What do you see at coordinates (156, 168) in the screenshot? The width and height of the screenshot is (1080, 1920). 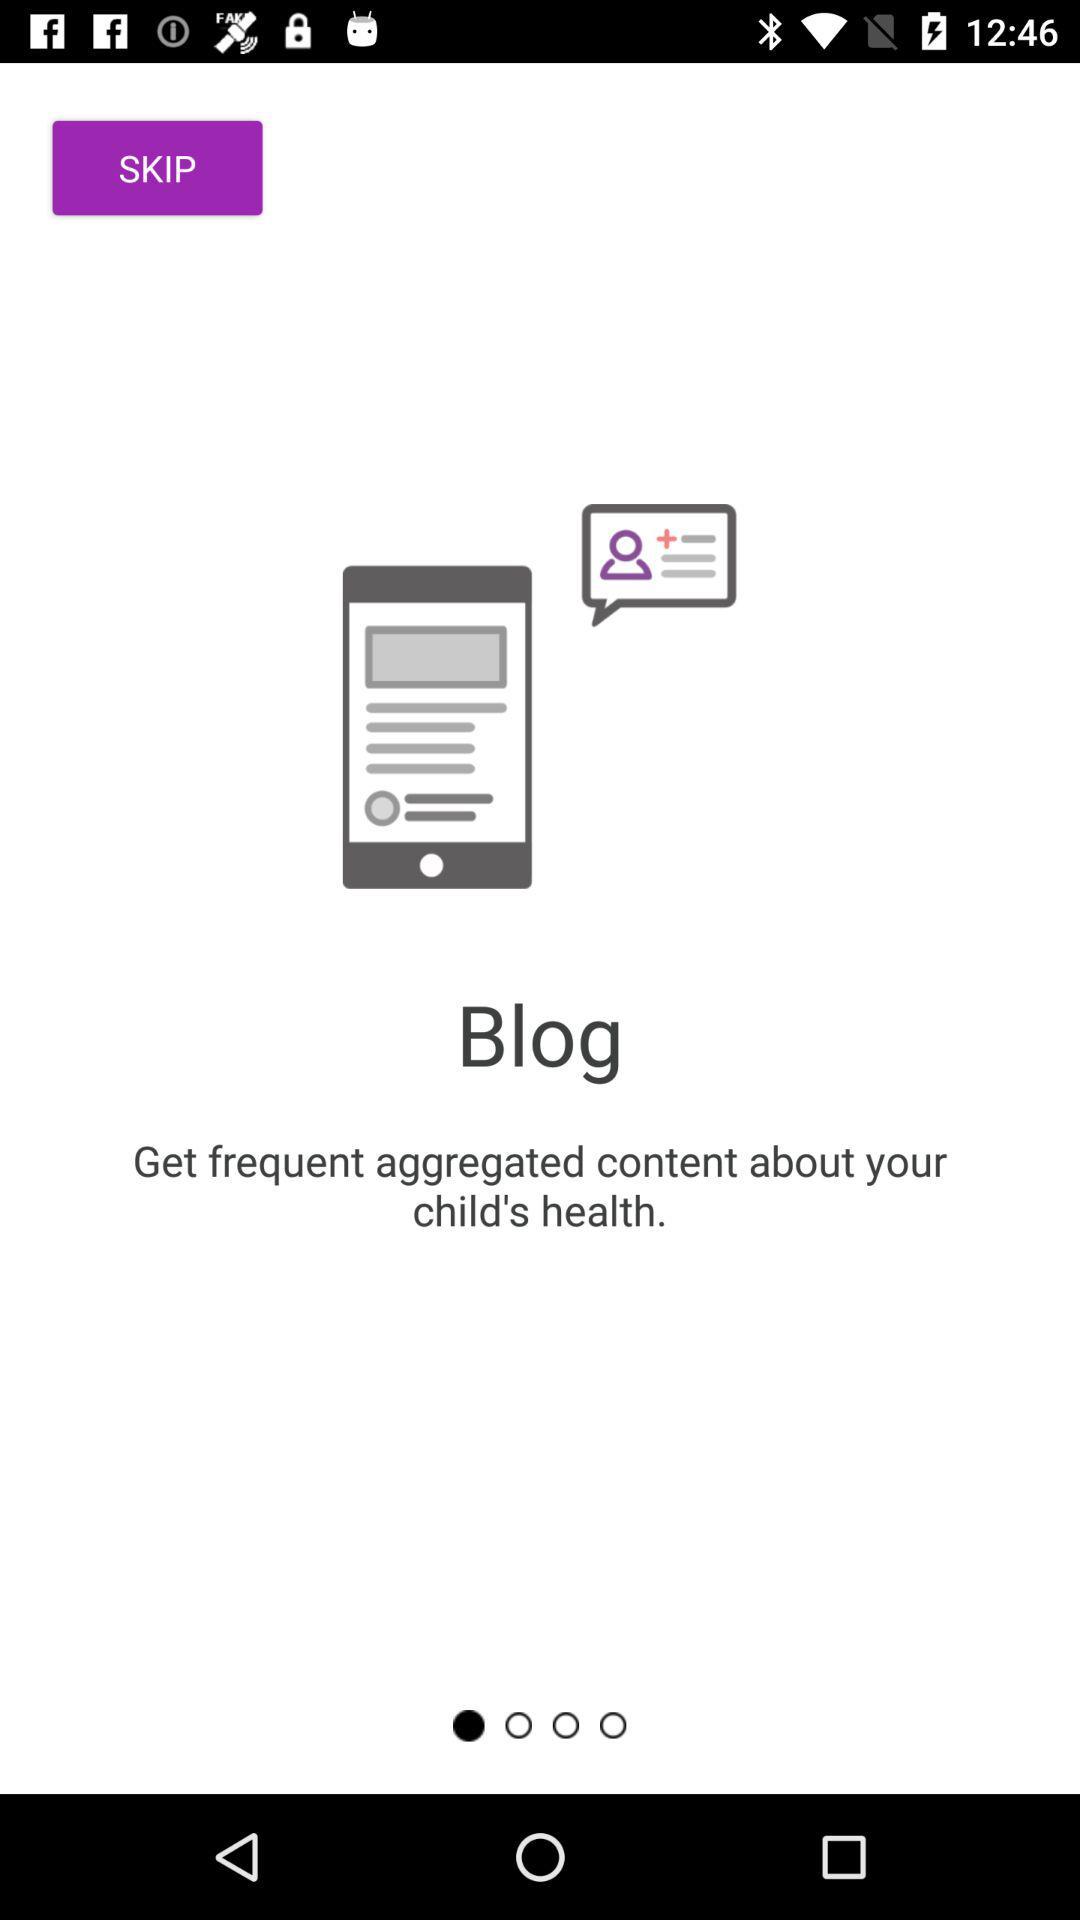 I see `item at the top left corner` at bounding box center [156, 168].